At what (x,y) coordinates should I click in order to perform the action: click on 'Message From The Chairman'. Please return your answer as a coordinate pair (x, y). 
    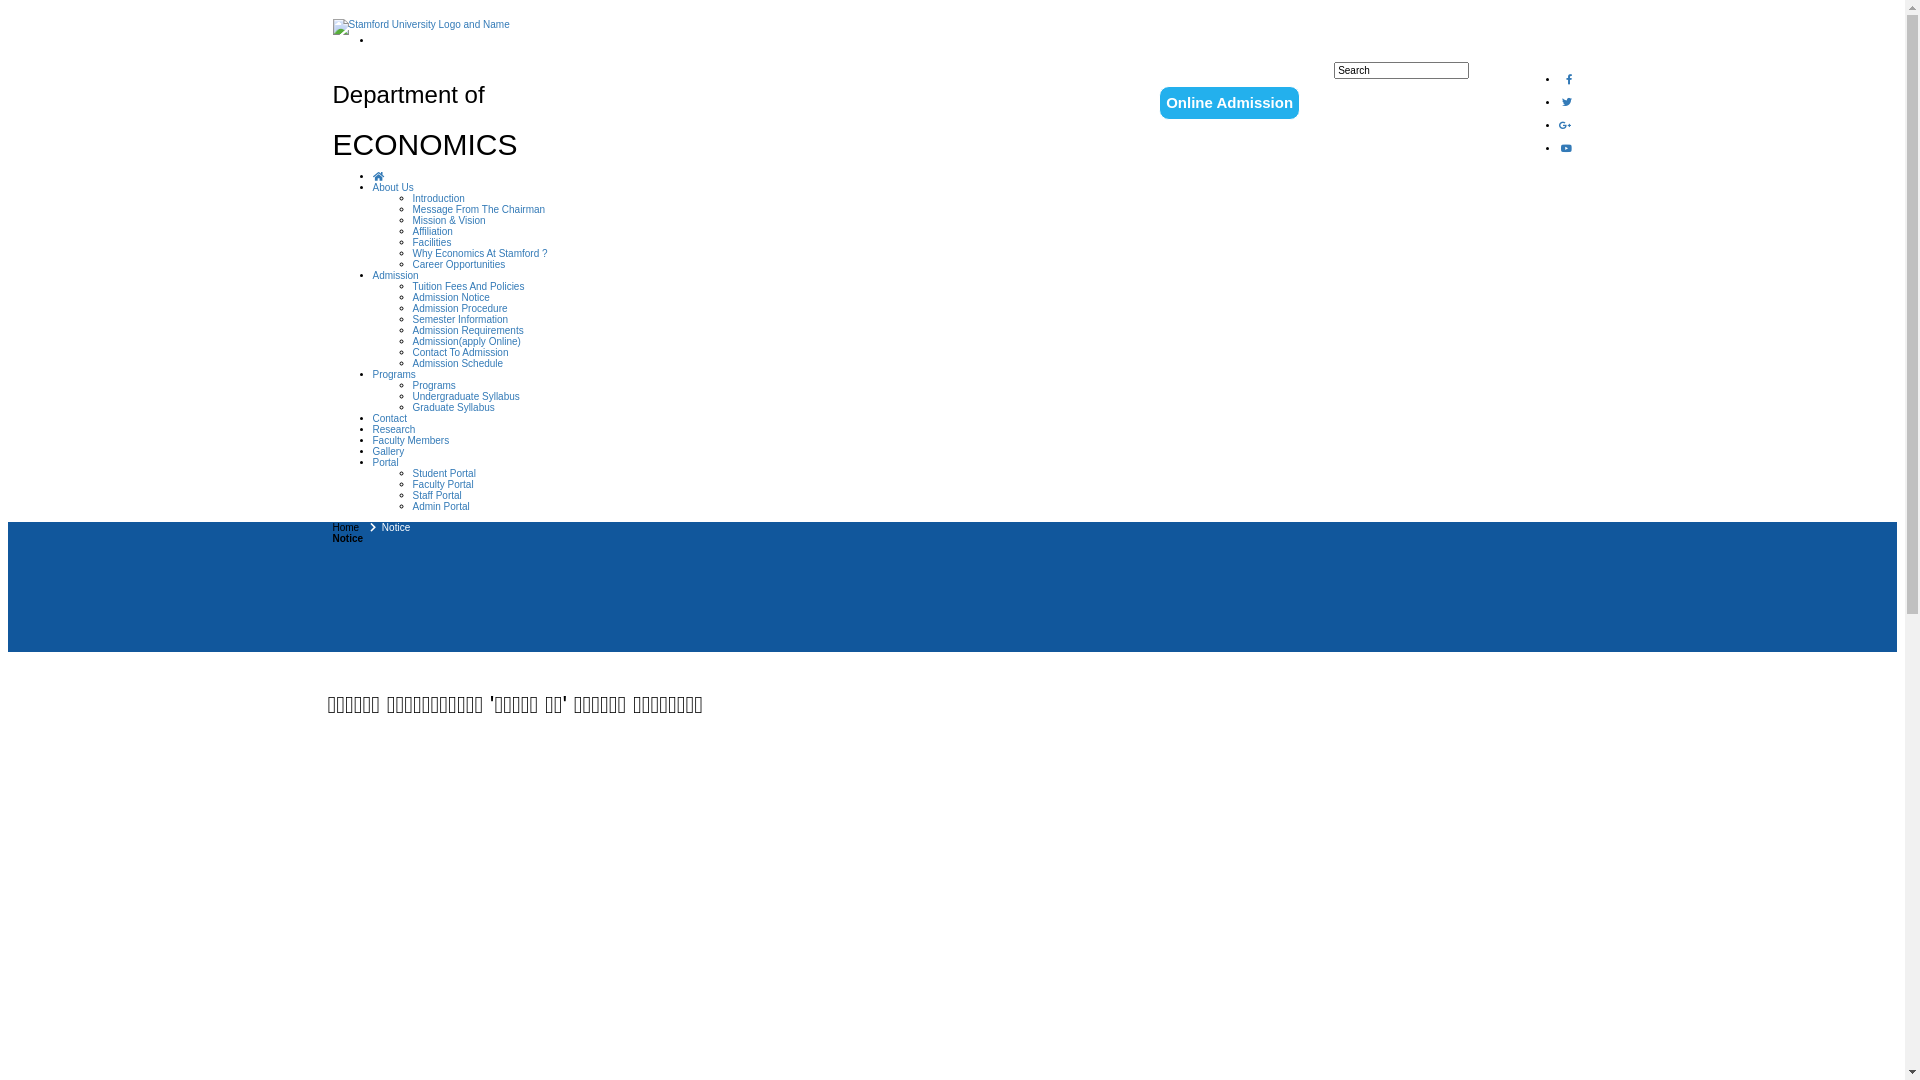
    Looking at the image, I should click on (411, 209).